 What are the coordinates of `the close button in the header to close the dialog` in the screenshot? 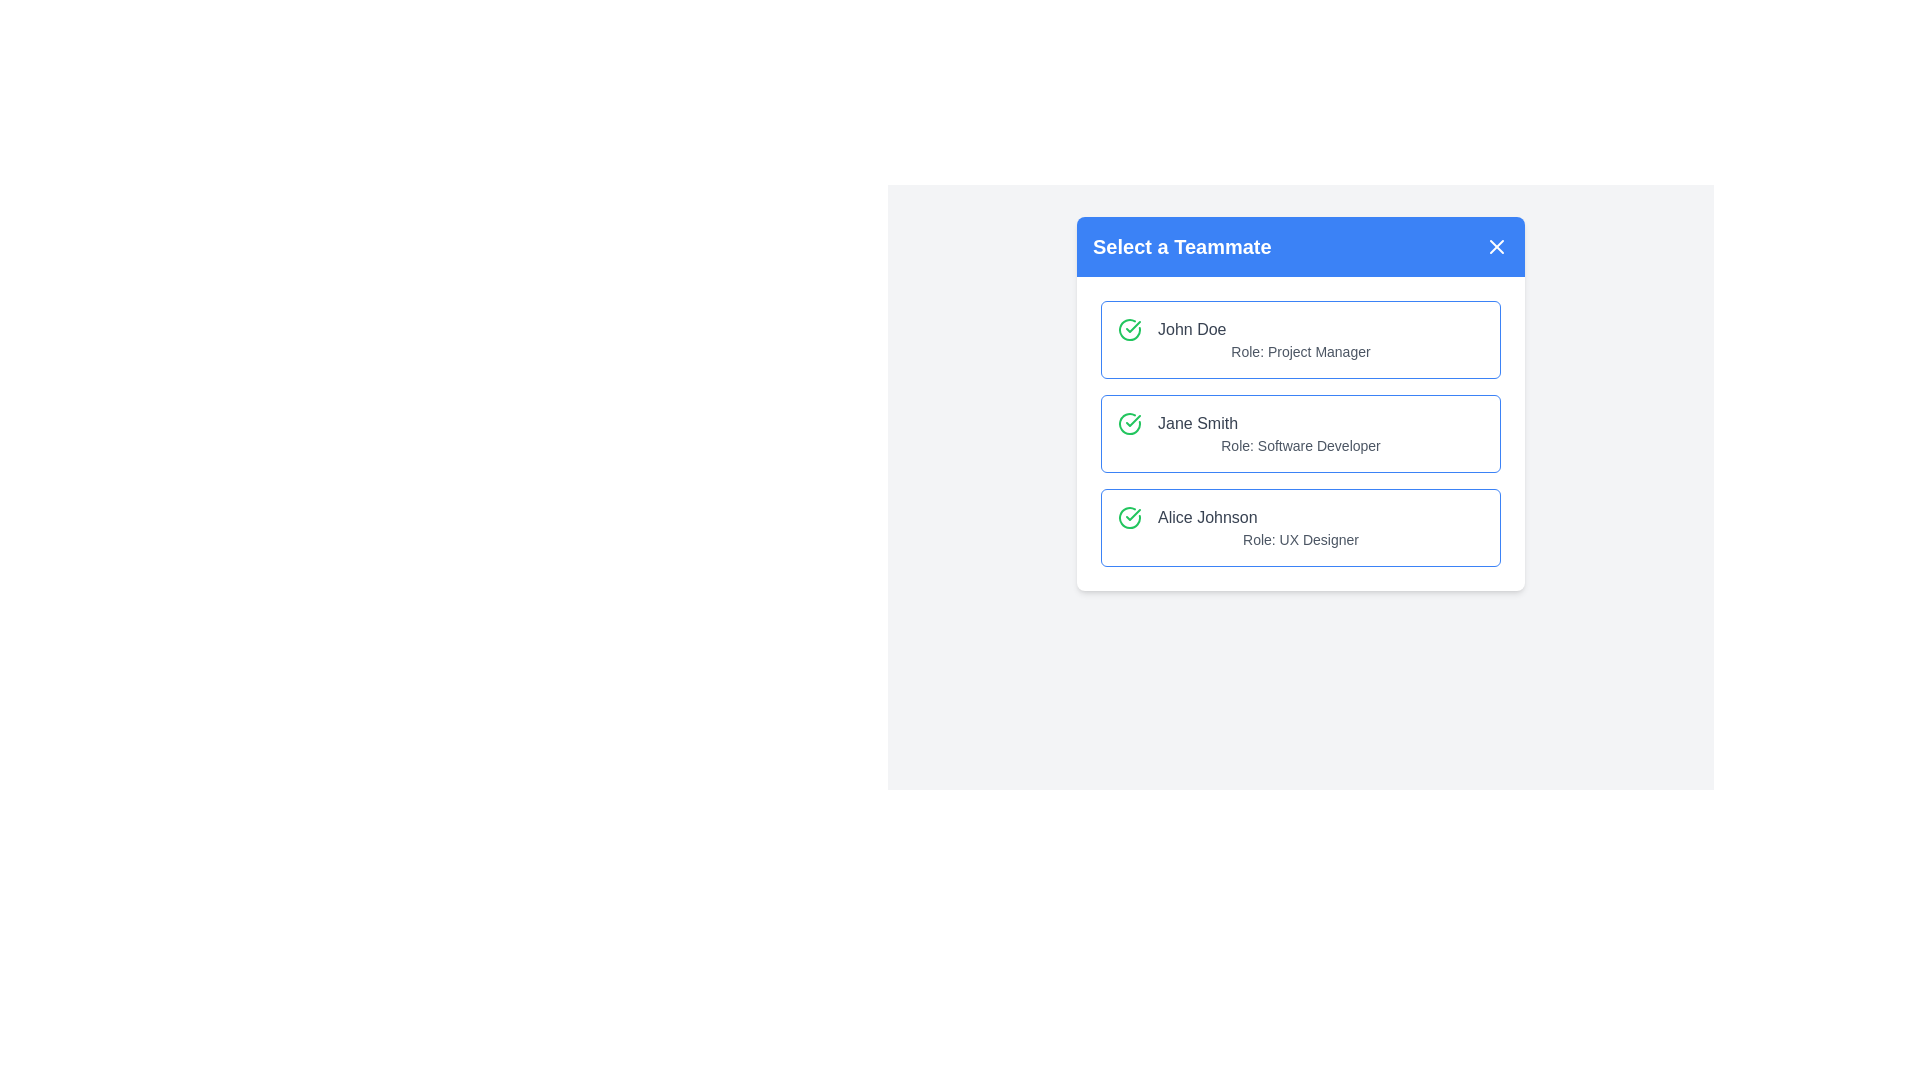 It's located at (1497, 245).